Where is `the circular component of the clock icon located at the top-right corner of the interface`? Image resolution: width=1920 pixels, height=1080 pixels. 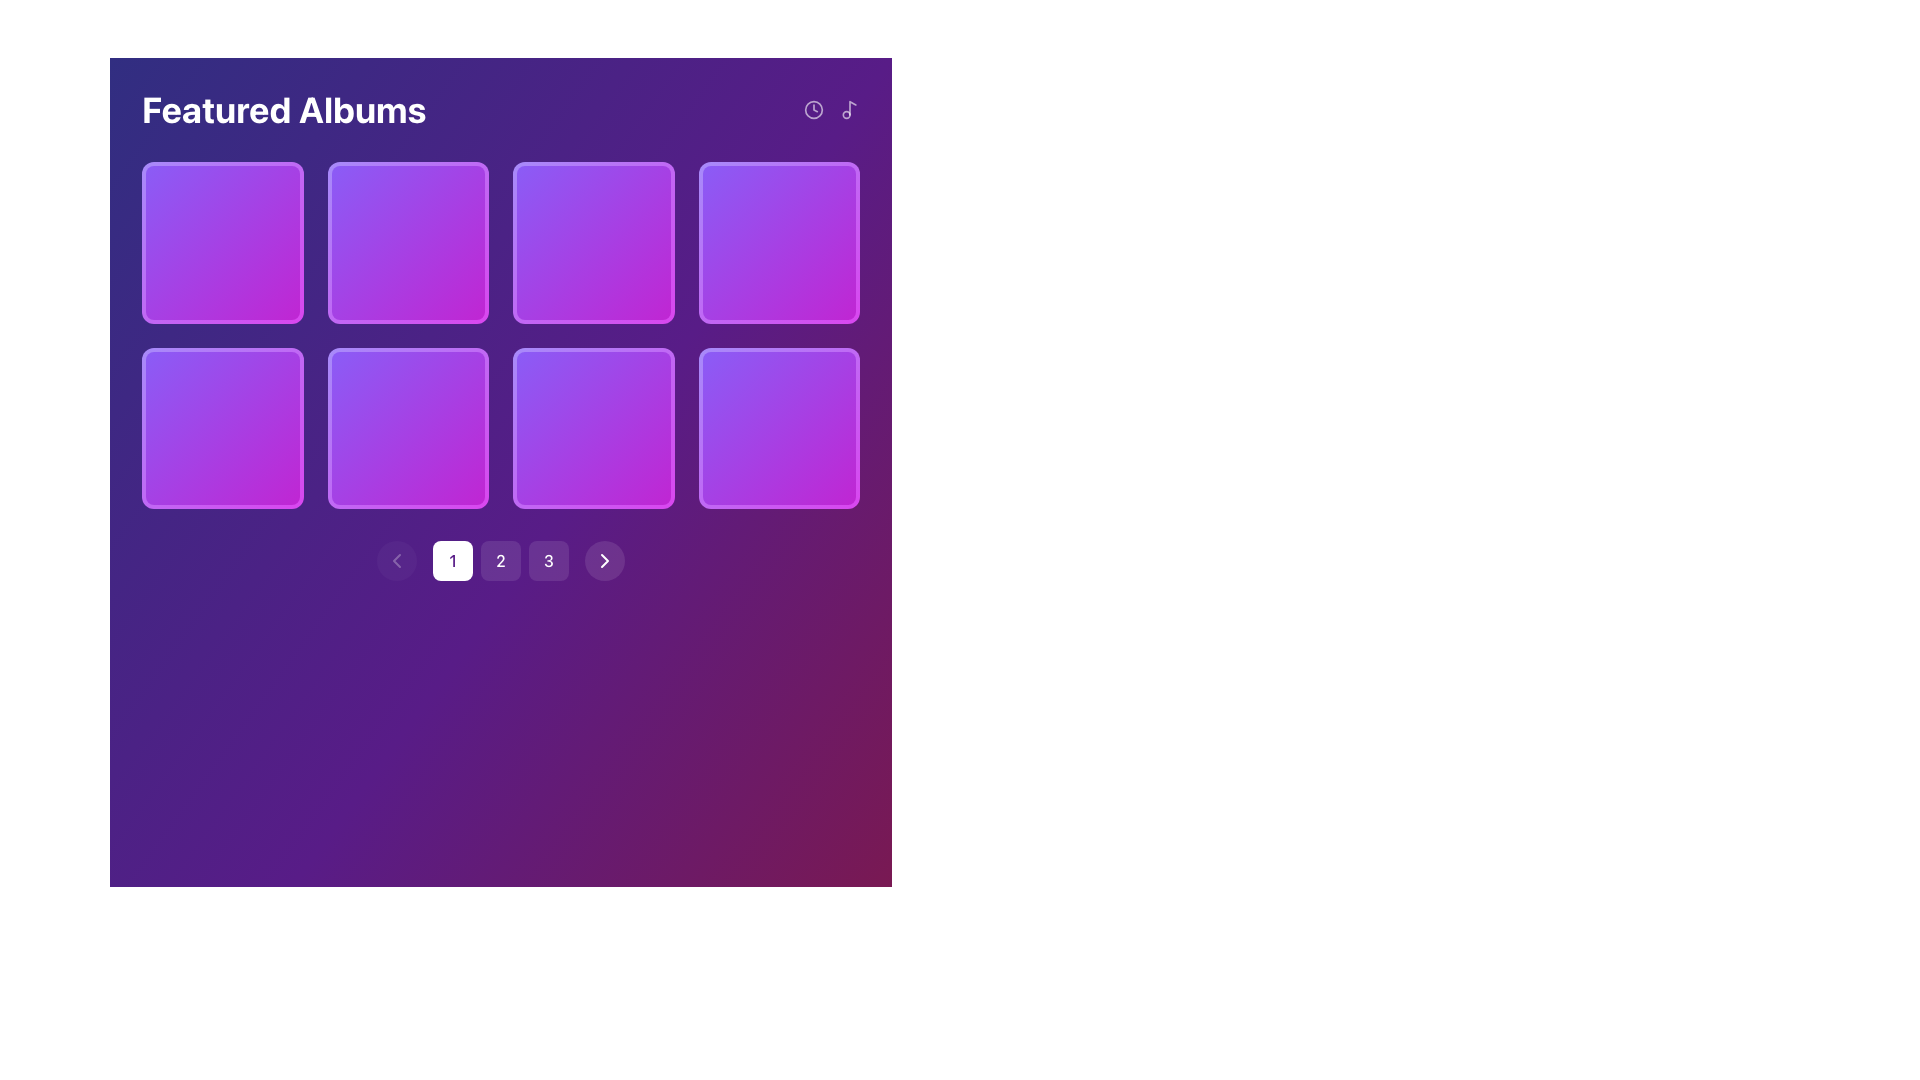
the circular component of the clock icon located at the top-right corner of the interface is located at coordinates (814, 110).